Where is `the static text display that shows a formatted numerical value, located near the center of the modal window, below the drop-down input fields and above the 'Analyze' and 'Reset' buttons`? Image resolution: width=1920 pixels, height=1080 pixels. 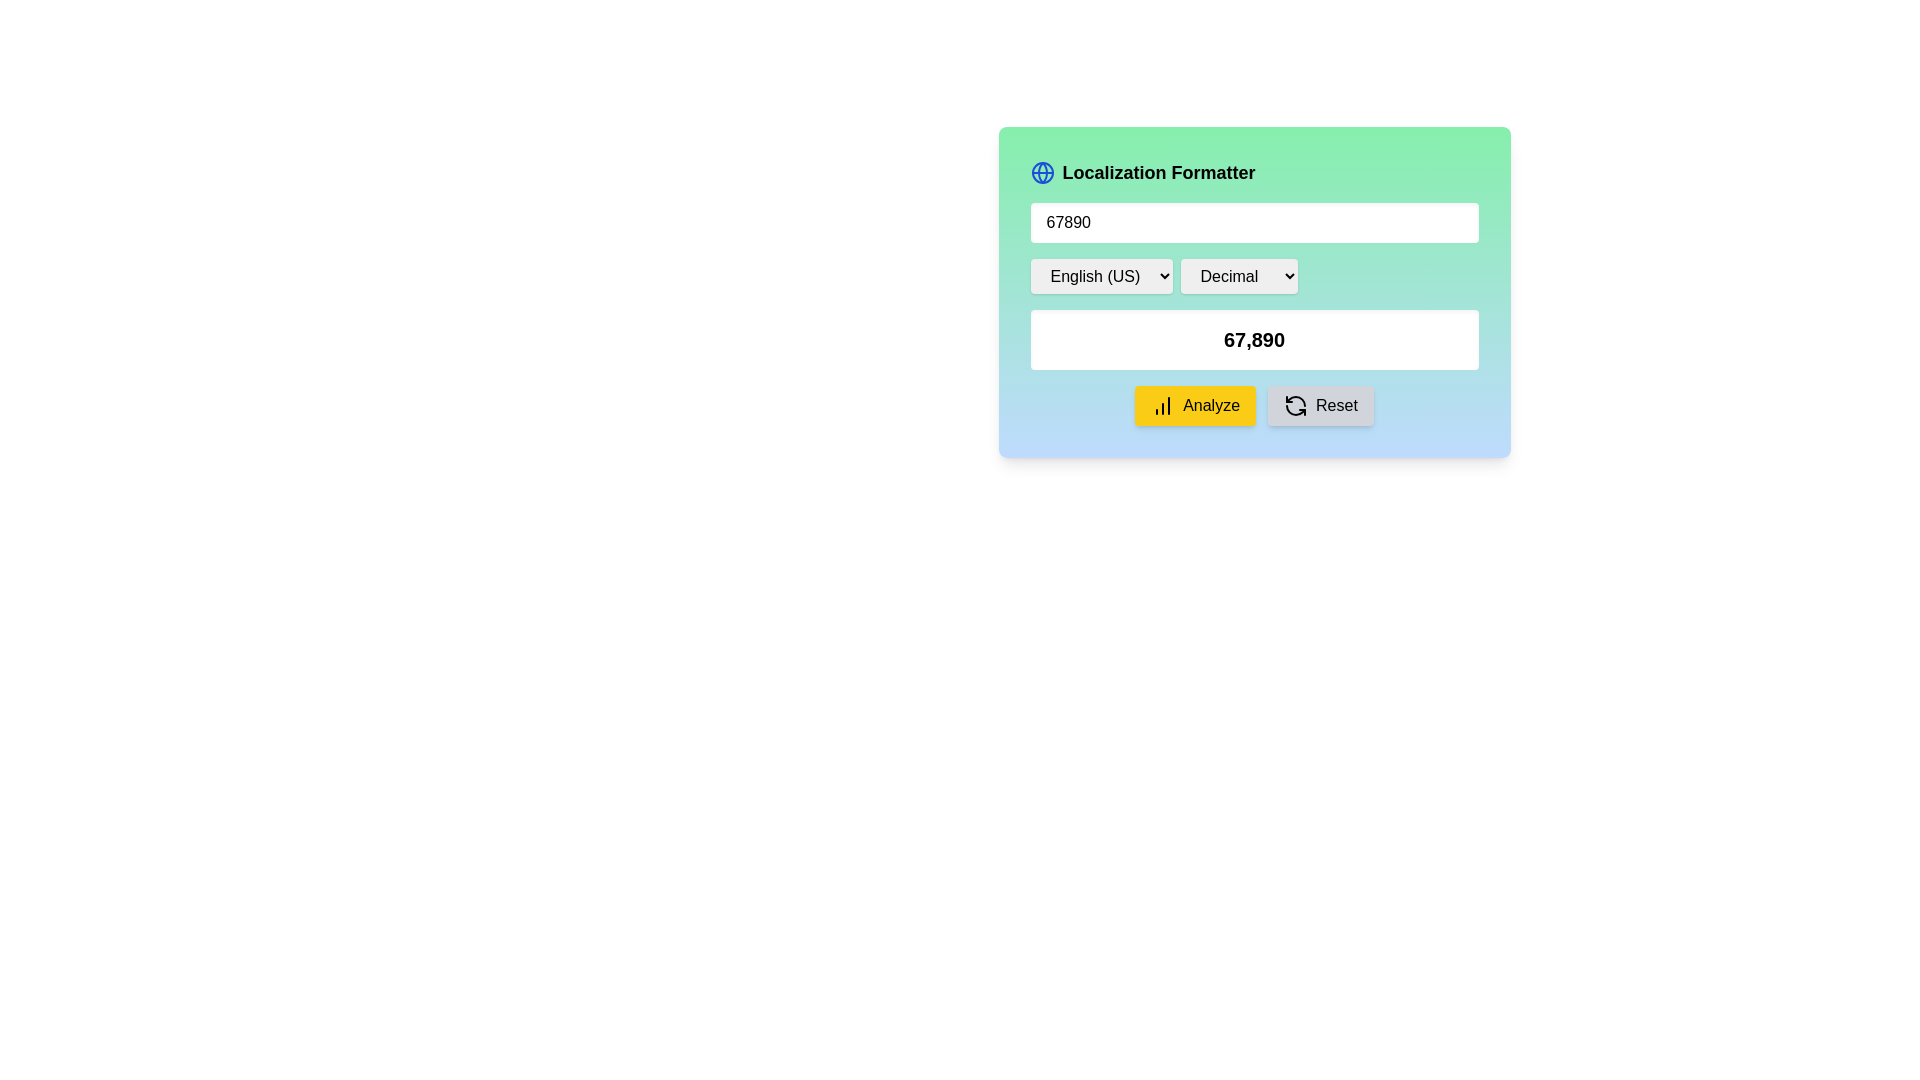 the static text display that shows a formatted numerical value, located near the center of the modal window, below the drop-down input fields and above the 'Analyze' and 'Reset' buttons is located at coordinates (1253, 371).